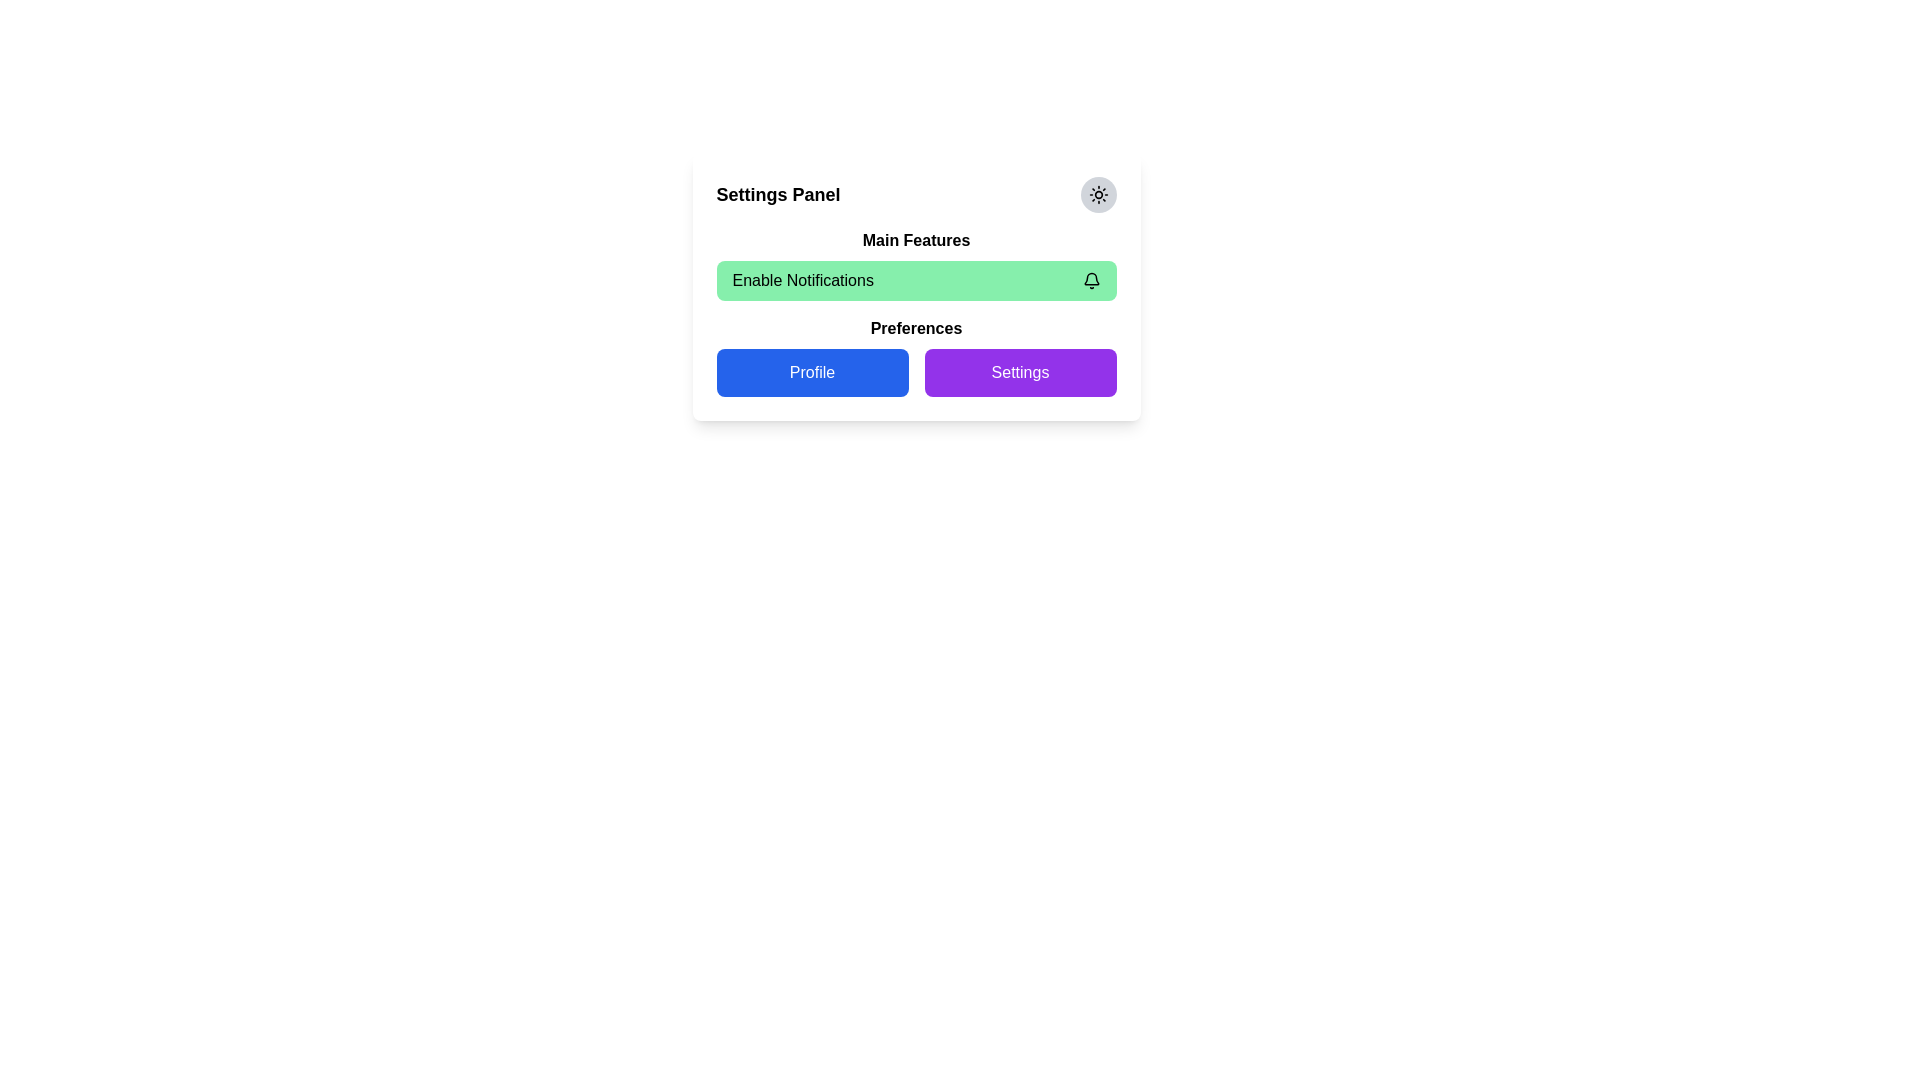  I want to click on bold text element labeled 'Settings Panel' located at the top of the card-like component, so click(777, 195).